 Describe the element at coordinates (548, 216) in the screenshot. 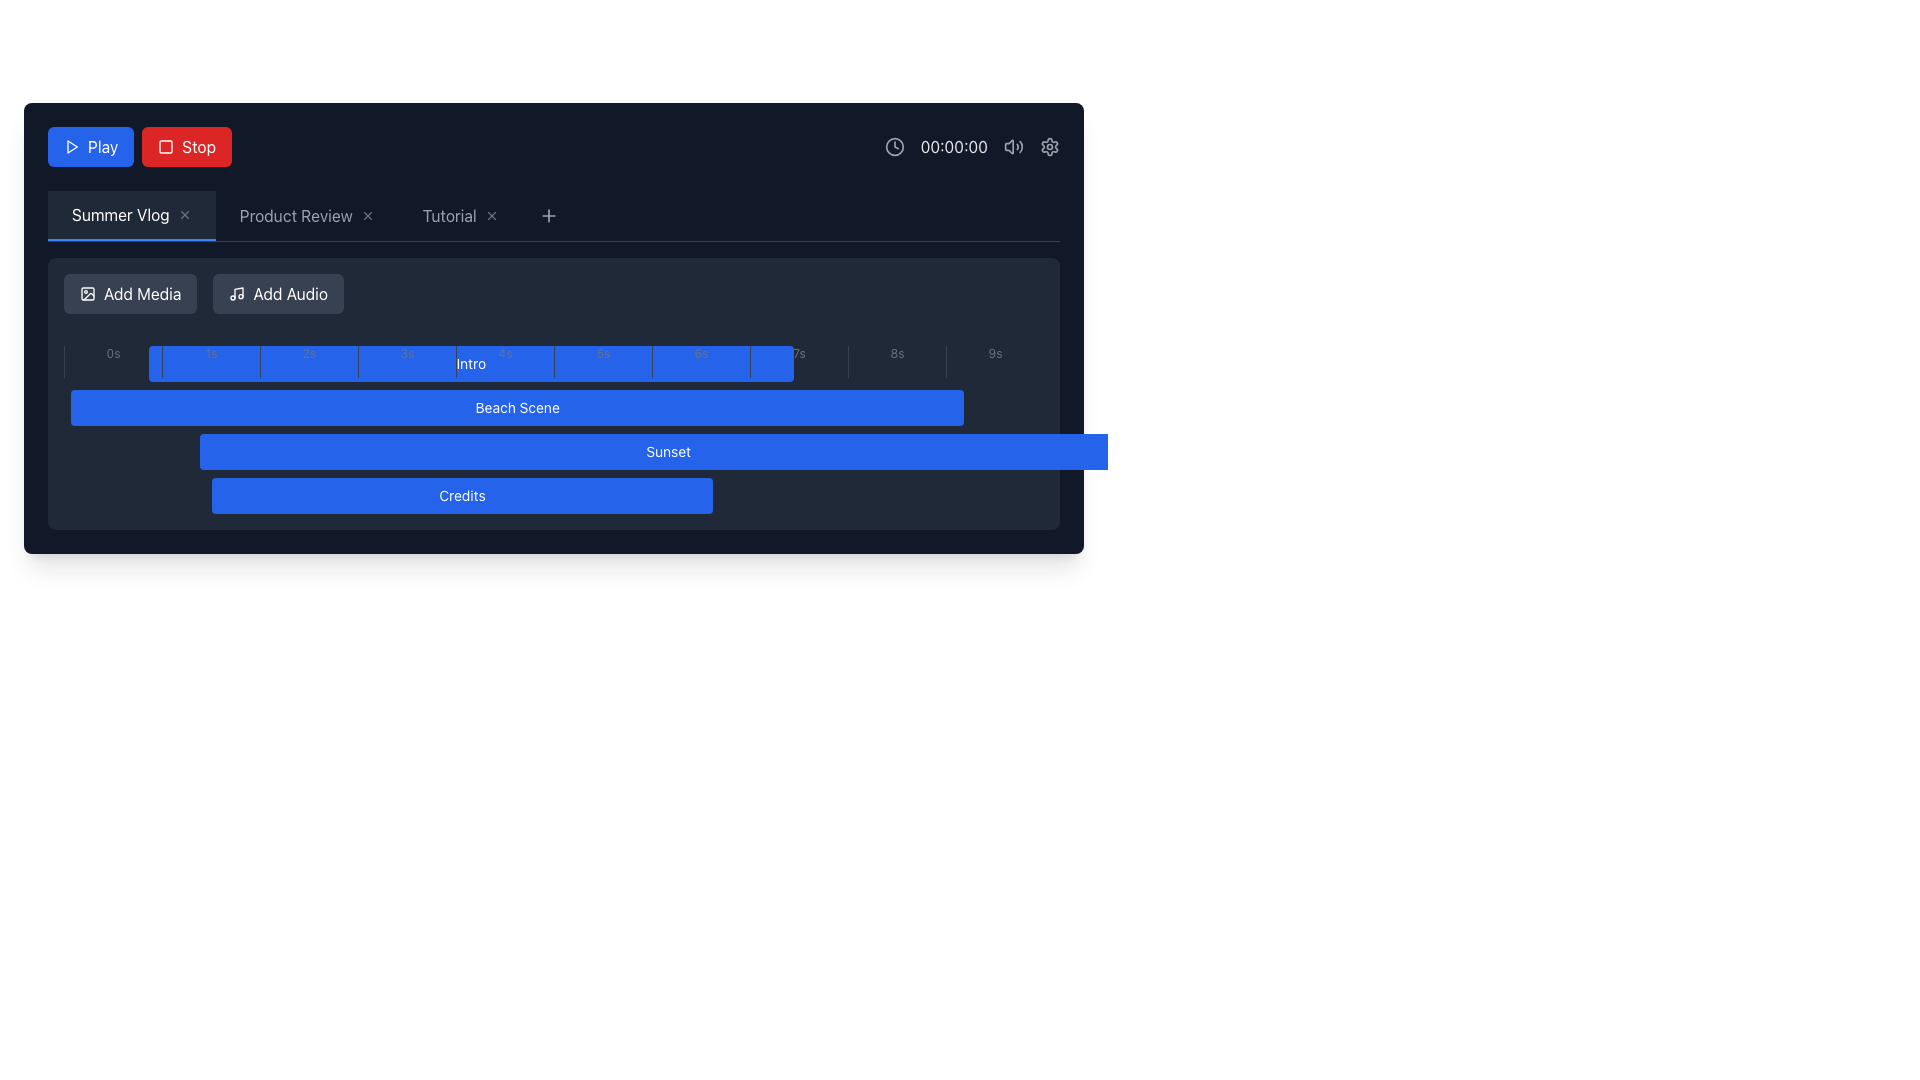

I see `the 'plus' icon button, which is a small vector graphic symbol representing a plus sign with rounded edges, located at the far right end of the tab interface near 'Summer Vlog,' 'Product Review,' and 'Tutorial,'` at that location.